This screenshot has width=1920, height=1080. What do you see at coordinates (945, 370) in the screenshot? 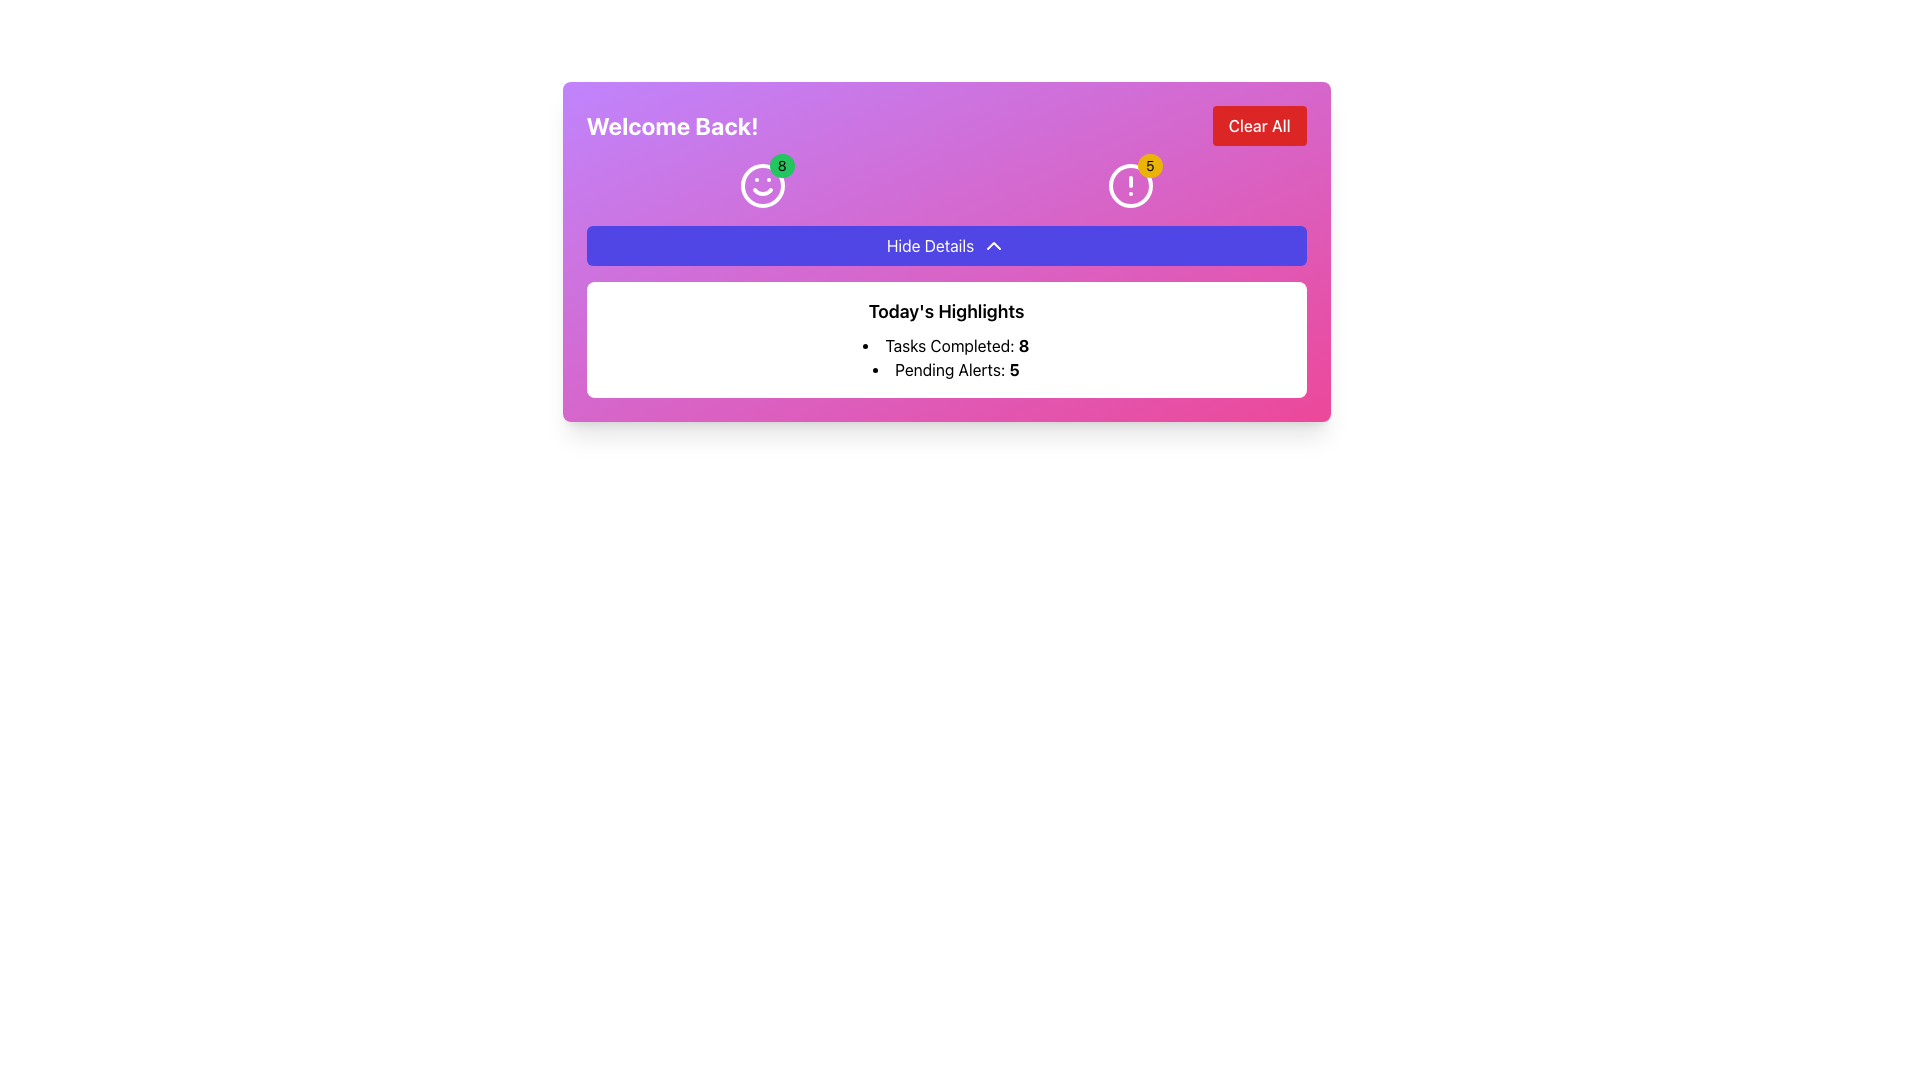
I see `the static Text Label that displays the number of pending alerts (5), located under 'Today's Highlights' and following 'Tasks Completed: 8'` at bounding box center [945, 370].